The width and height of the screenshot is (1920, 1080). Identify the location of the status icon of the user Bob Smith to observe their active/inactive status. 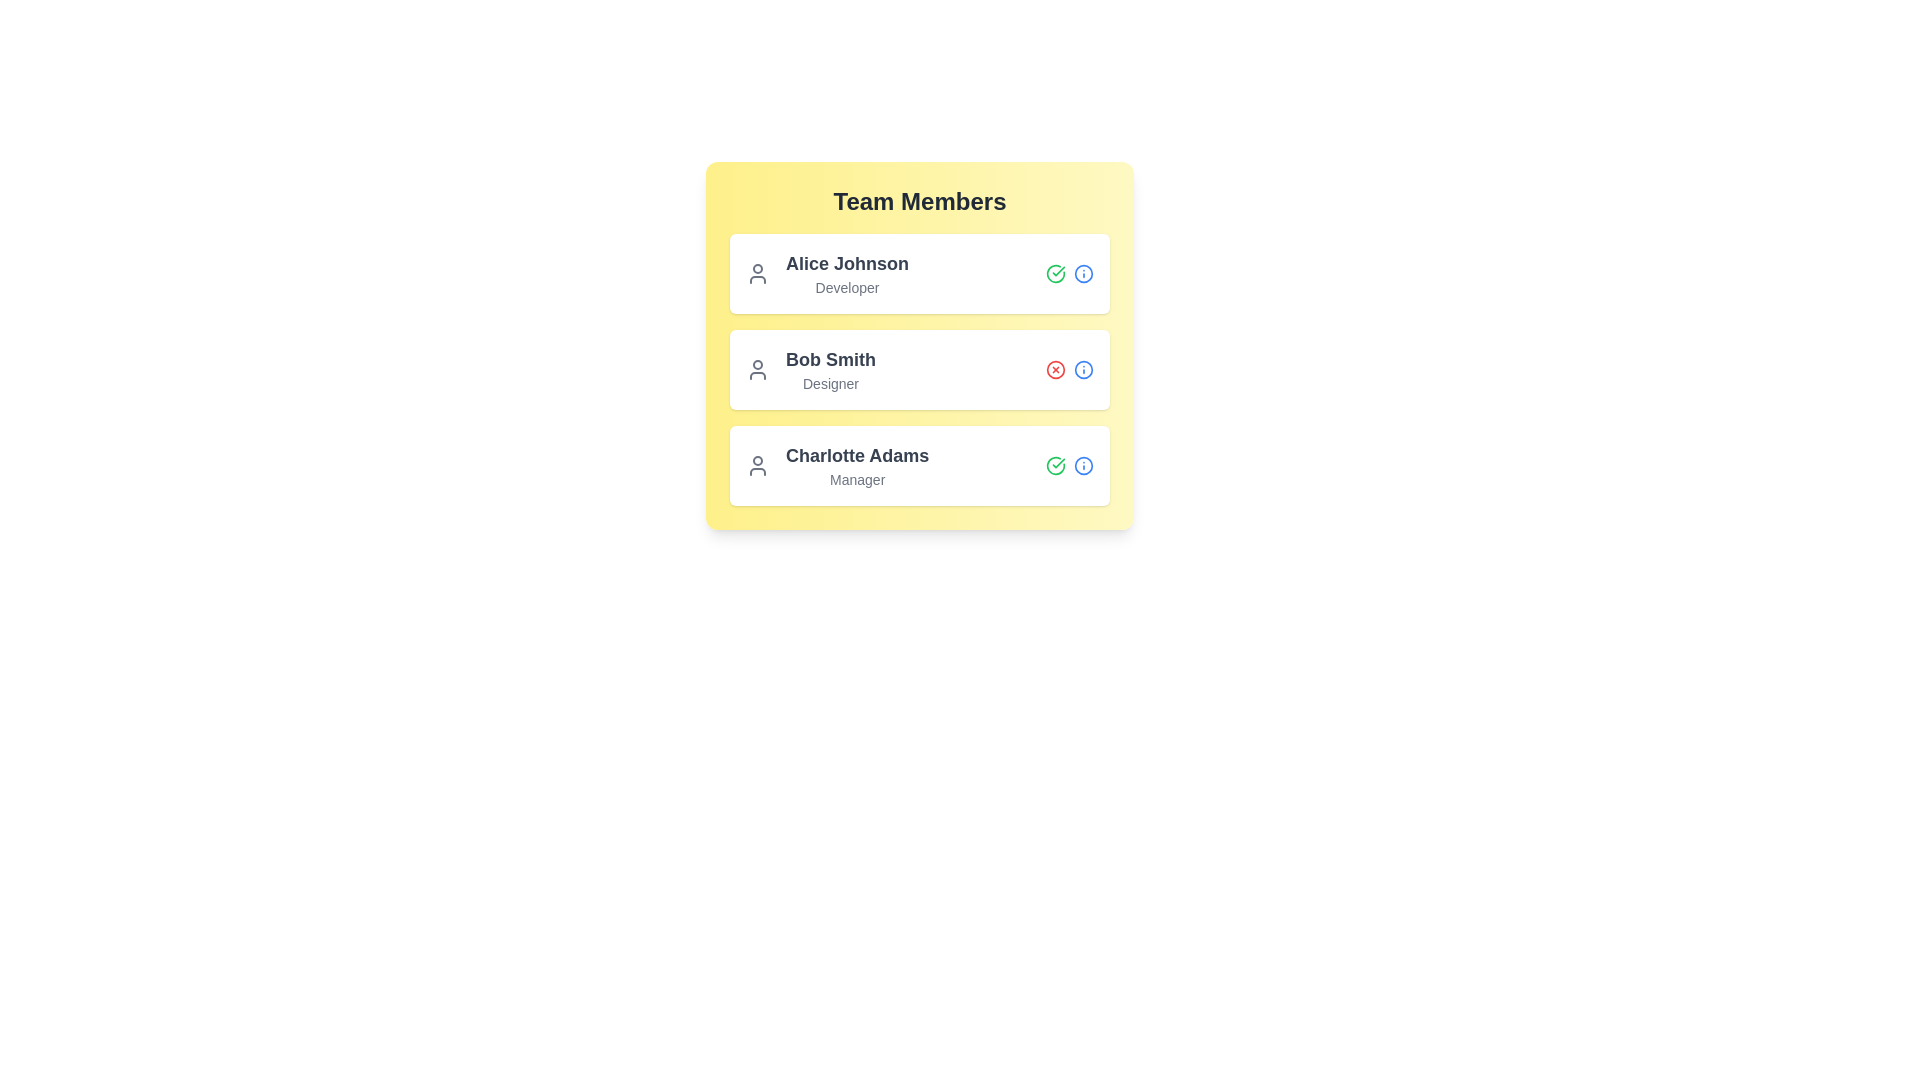
(1055, 370).